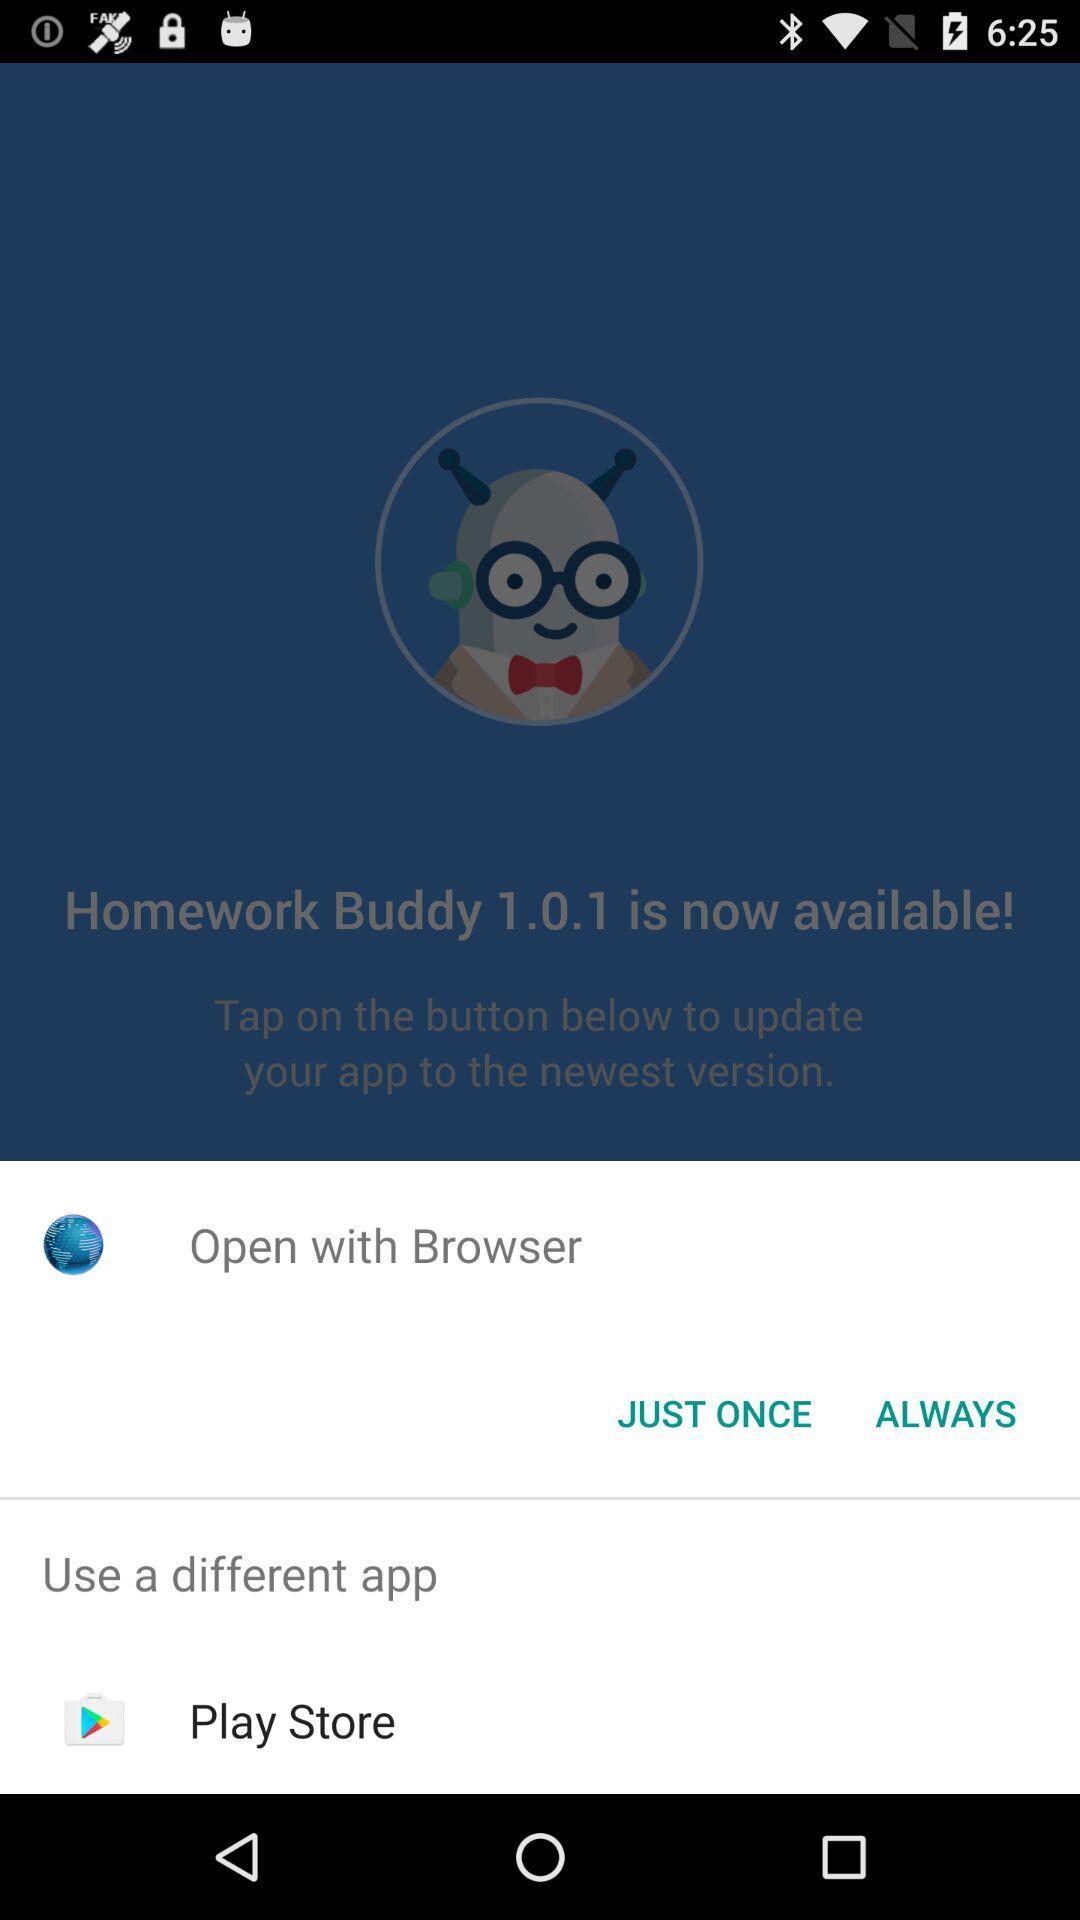 The height and width of the screenshot is (1920, 1080). I want to click on icon below the open with browser item, so click(945, 1411).